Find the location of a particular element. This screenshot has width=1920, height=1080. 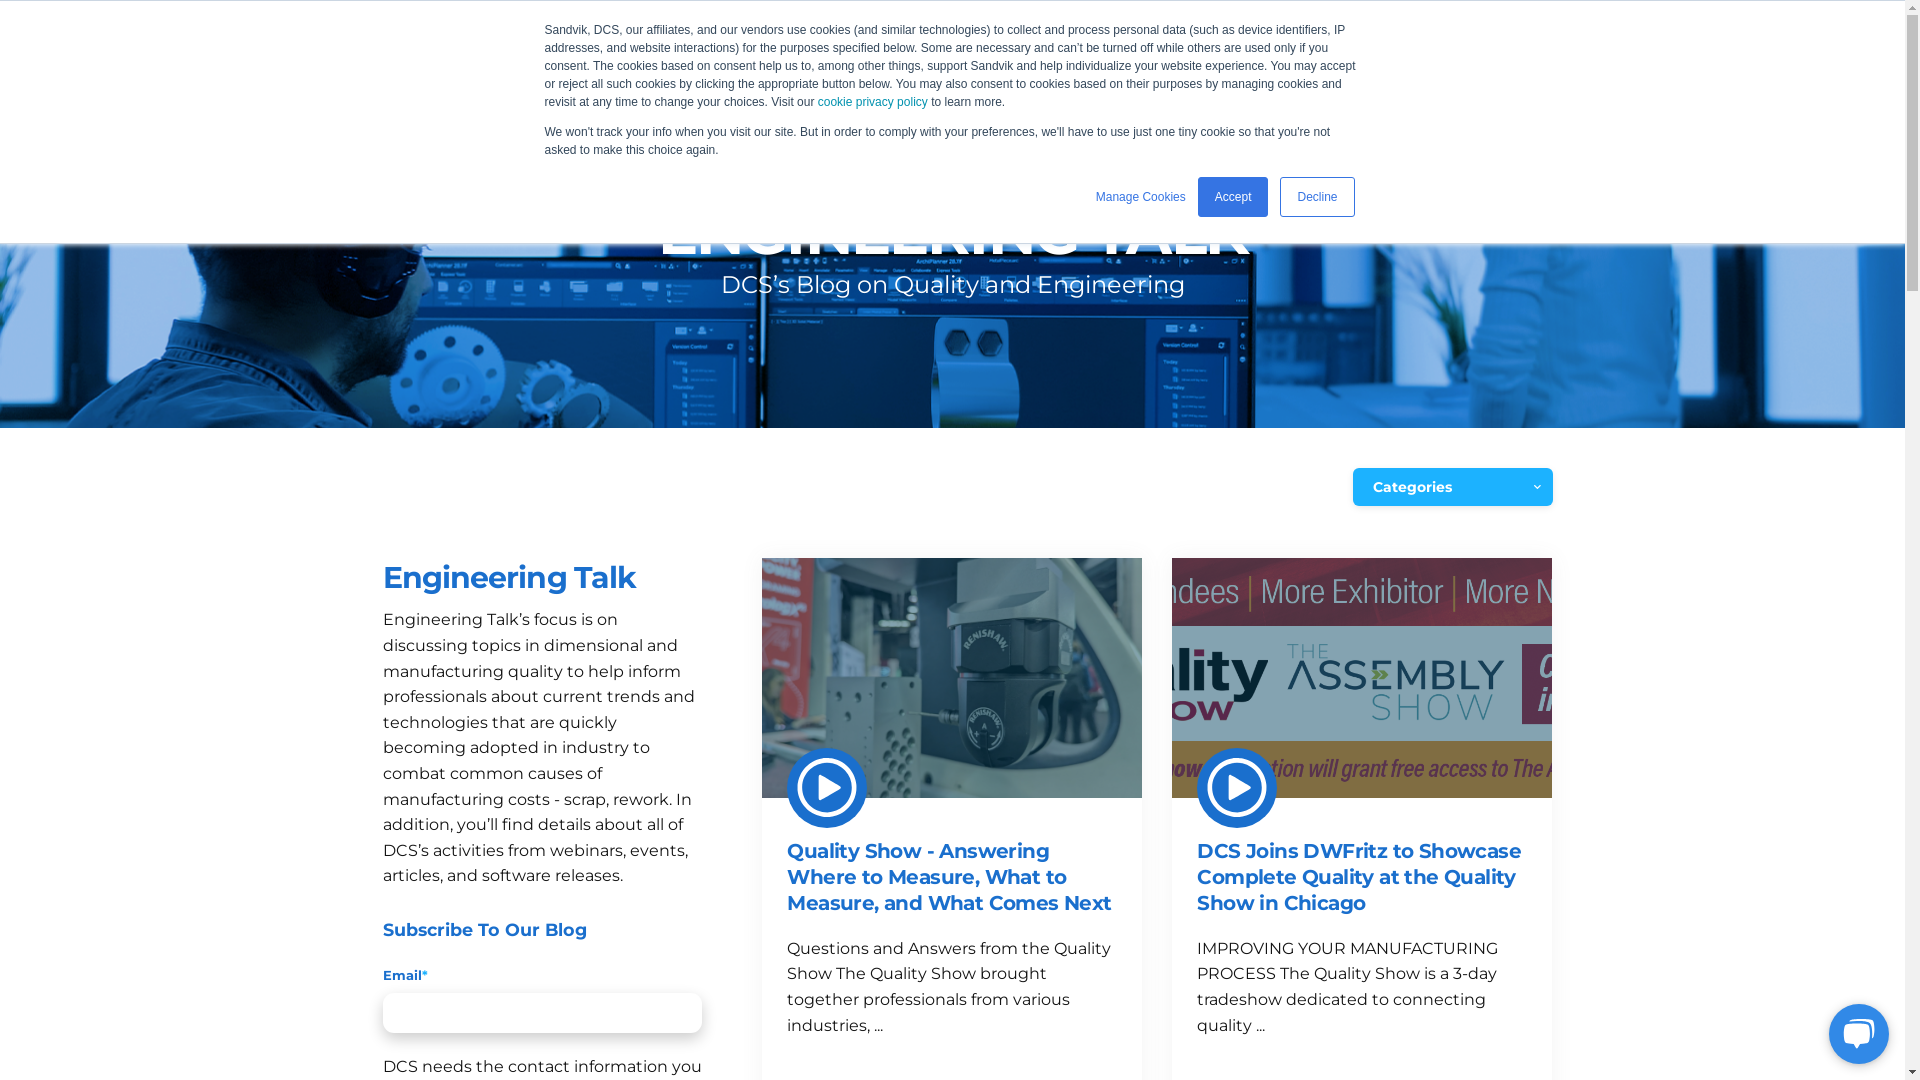

'Careers' is located at coordinates (1083, 78).